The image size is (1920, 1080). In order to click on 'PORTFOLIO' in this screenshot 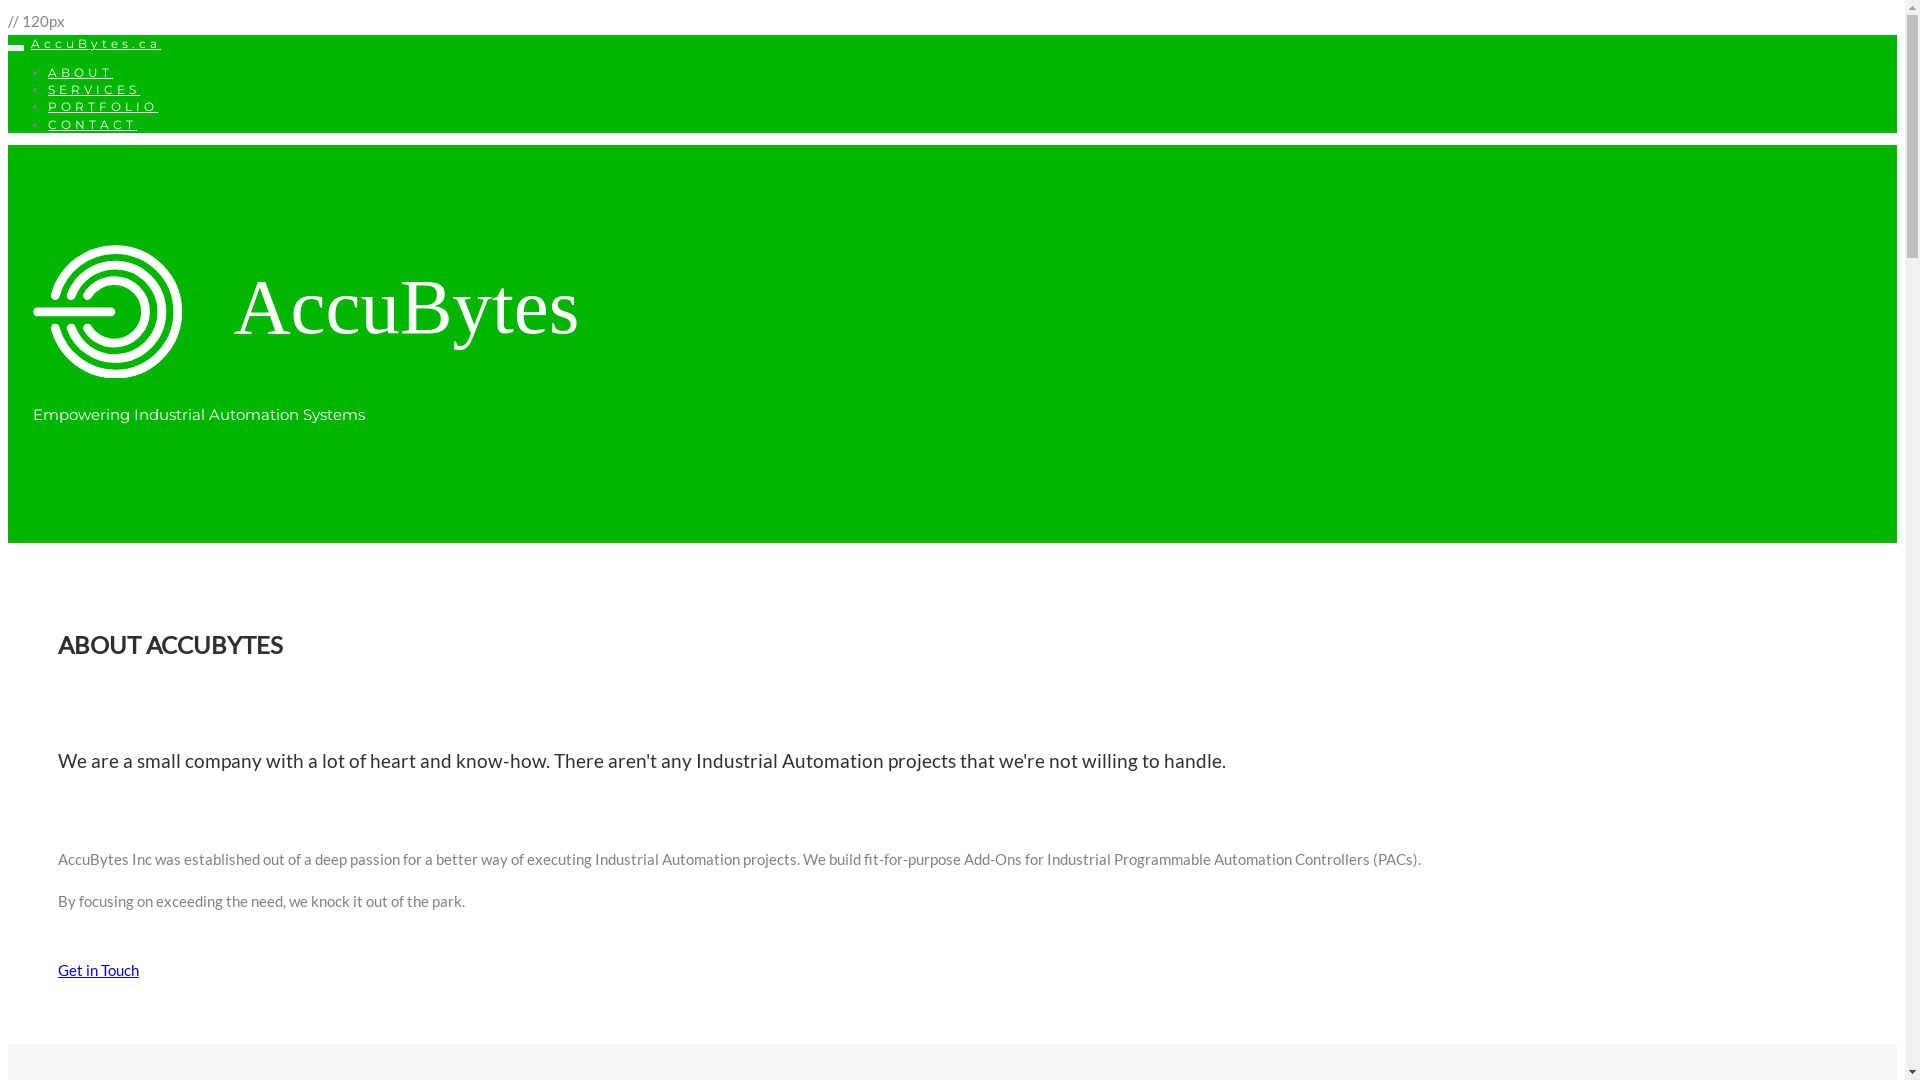, I will do `click(48, 106)`.